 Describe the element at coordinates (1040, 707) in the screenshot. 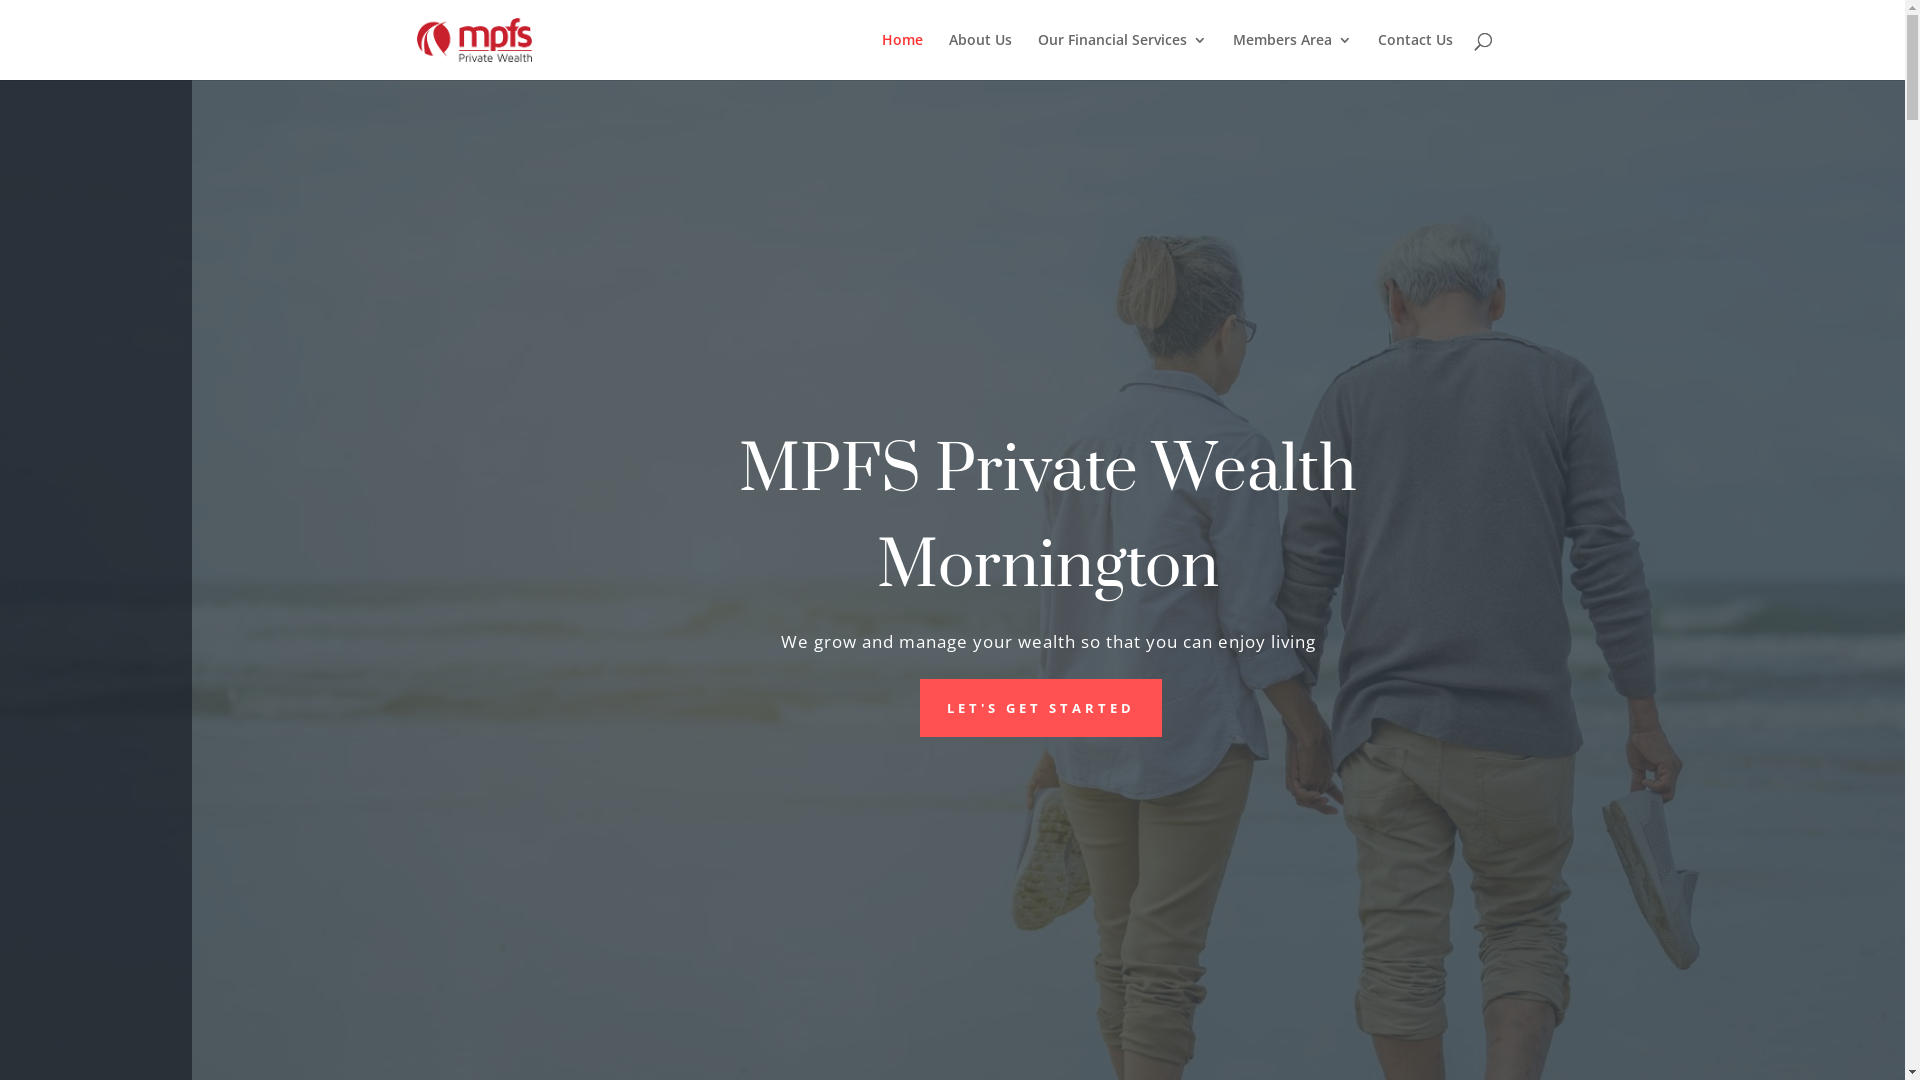

I see `'LET'S GET STARTED'` at that location.